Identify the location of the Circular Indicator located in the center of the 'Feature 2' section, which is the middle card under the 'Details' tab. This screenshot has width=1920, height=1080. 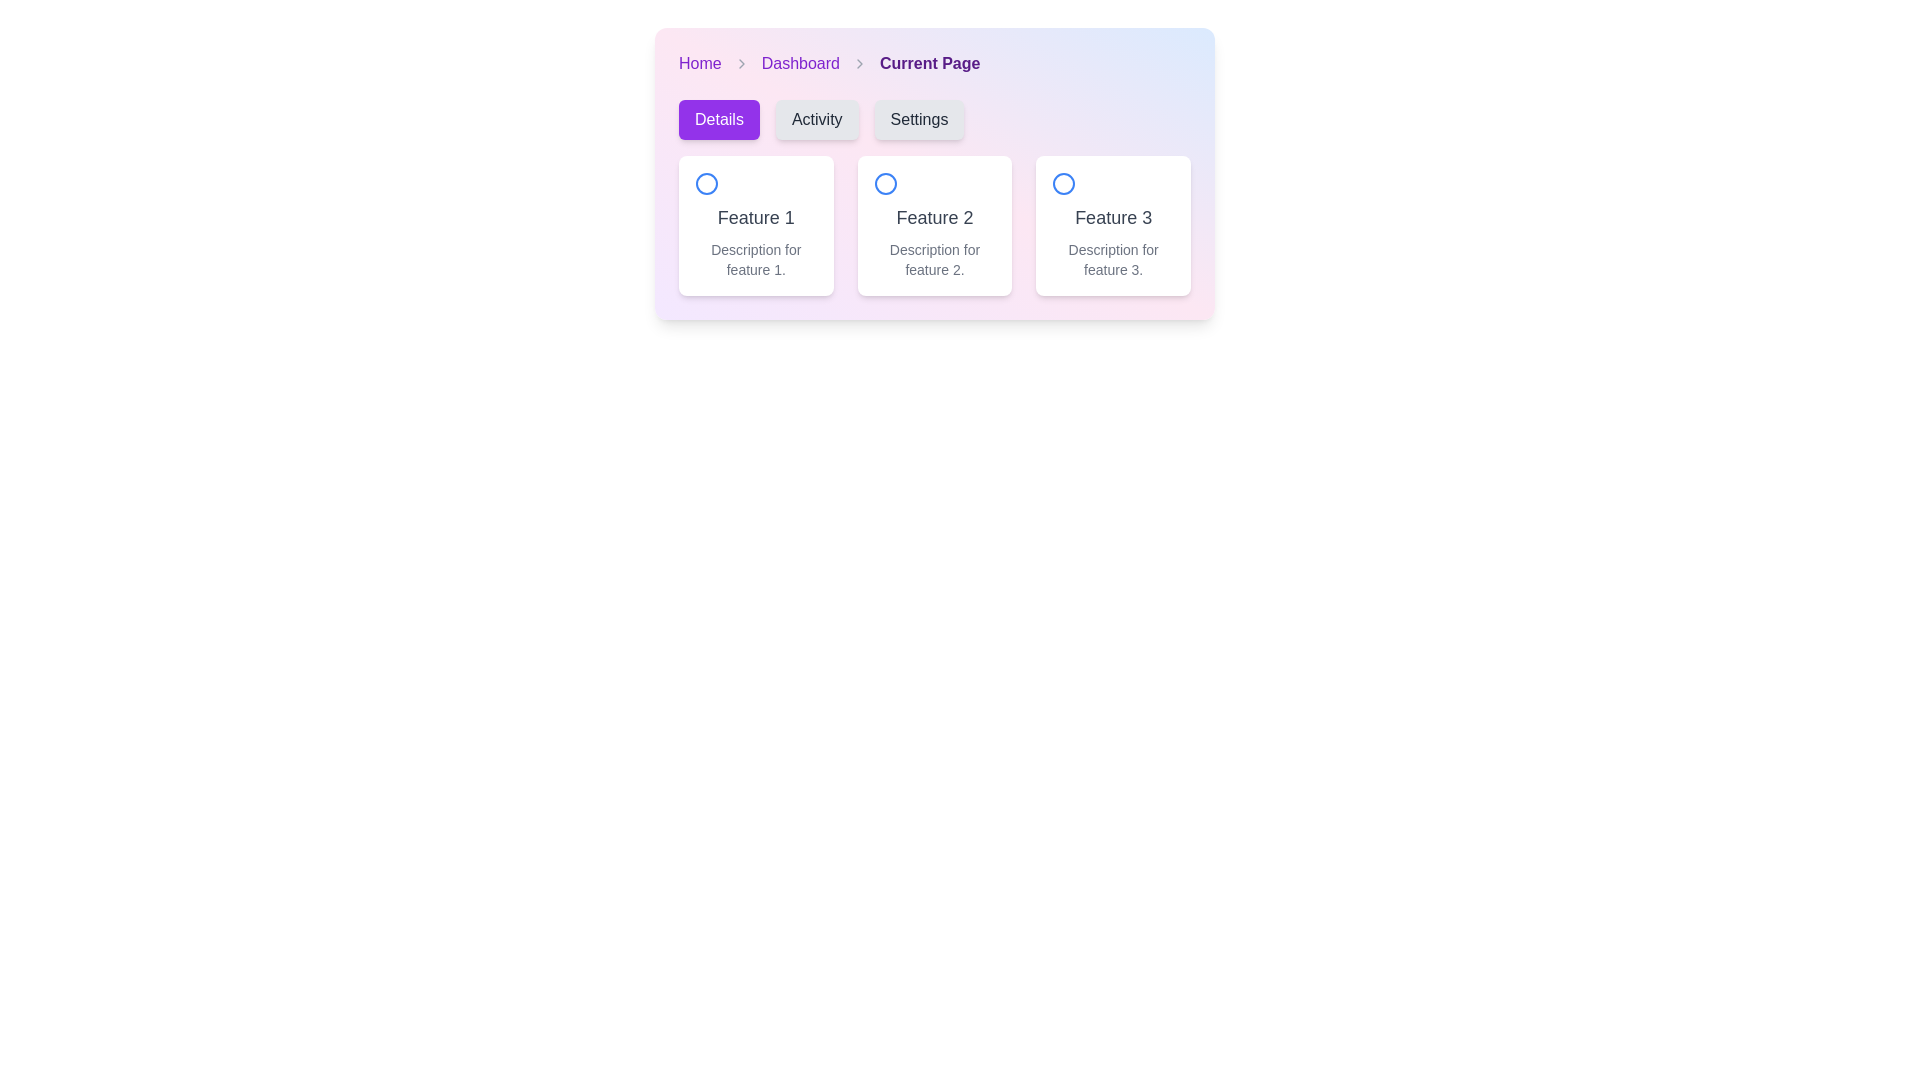
(884, 184).